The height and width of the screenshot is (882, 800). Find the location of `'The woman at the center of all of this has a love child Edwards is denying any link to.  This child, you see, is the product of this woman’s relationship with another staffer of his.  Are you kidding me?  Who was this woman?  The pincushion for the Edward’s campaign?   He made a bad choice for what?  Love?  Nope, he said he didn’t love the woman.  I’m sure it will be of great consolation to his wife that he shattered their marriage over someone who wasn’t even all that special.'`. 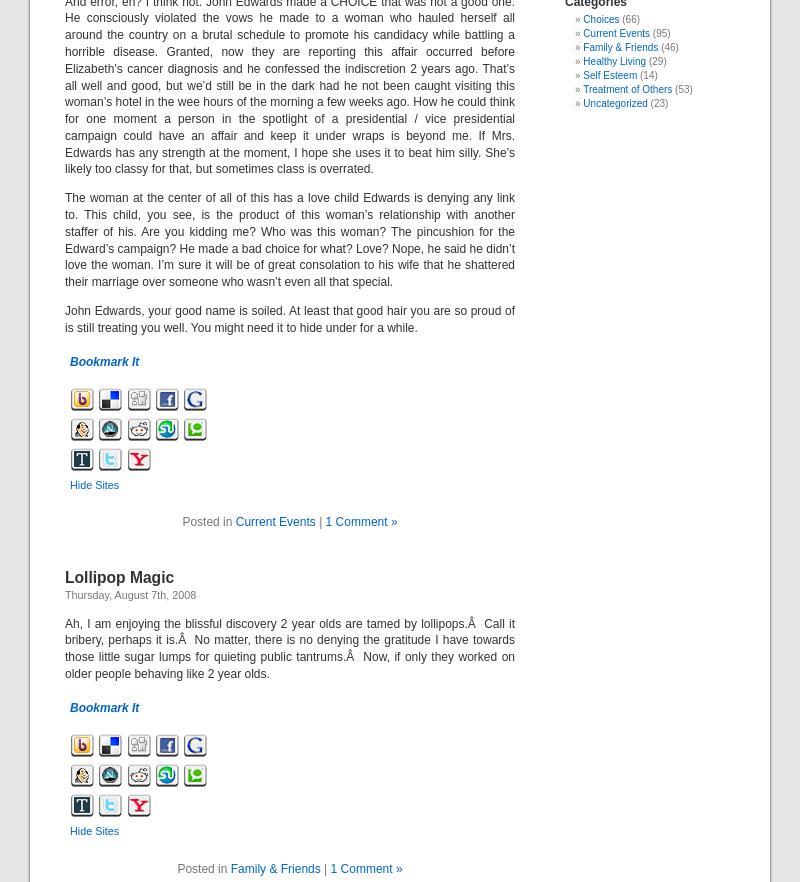

'The woman at the center of all of this has a love child Edwards is denying any link to.  This child, you see, is the product of this woman’s relationship with another staffer of his.  Are you kidding me?  Who was this woman?  The pincushion for the Edward’s campaign?   He made a bad choice for what?  Love?  Nope, he said he didn’t love the woman.  I’m sure it will be of great consolation to his wife that he shattered their marriage over someone who wasn’t even all that special.' is located at coordinates (64, 238).